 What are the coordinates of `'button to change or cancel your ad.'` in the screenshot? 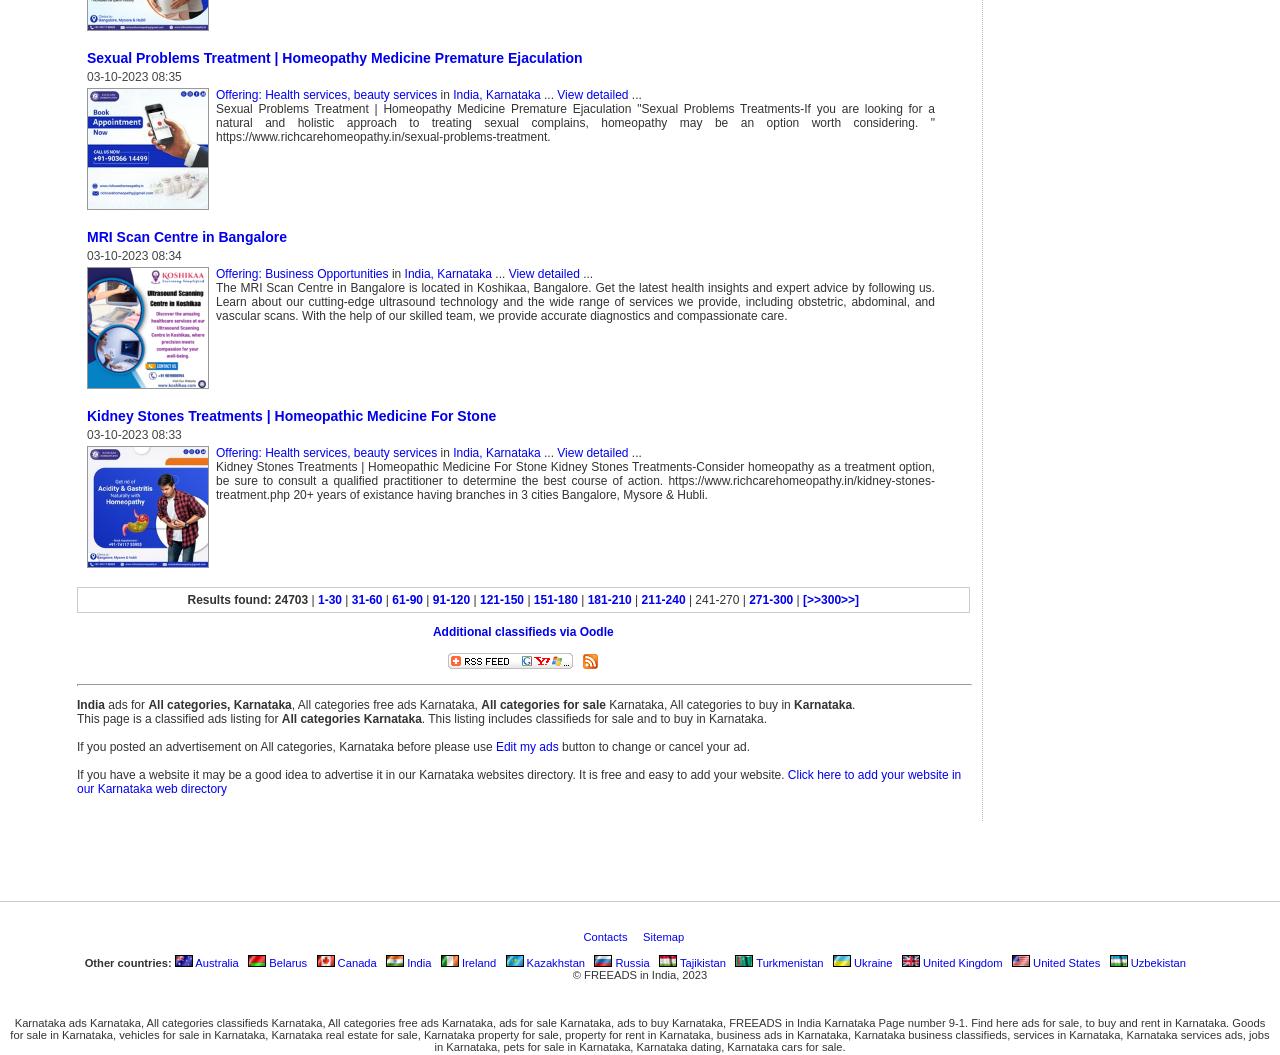 It's located at (653, 745).